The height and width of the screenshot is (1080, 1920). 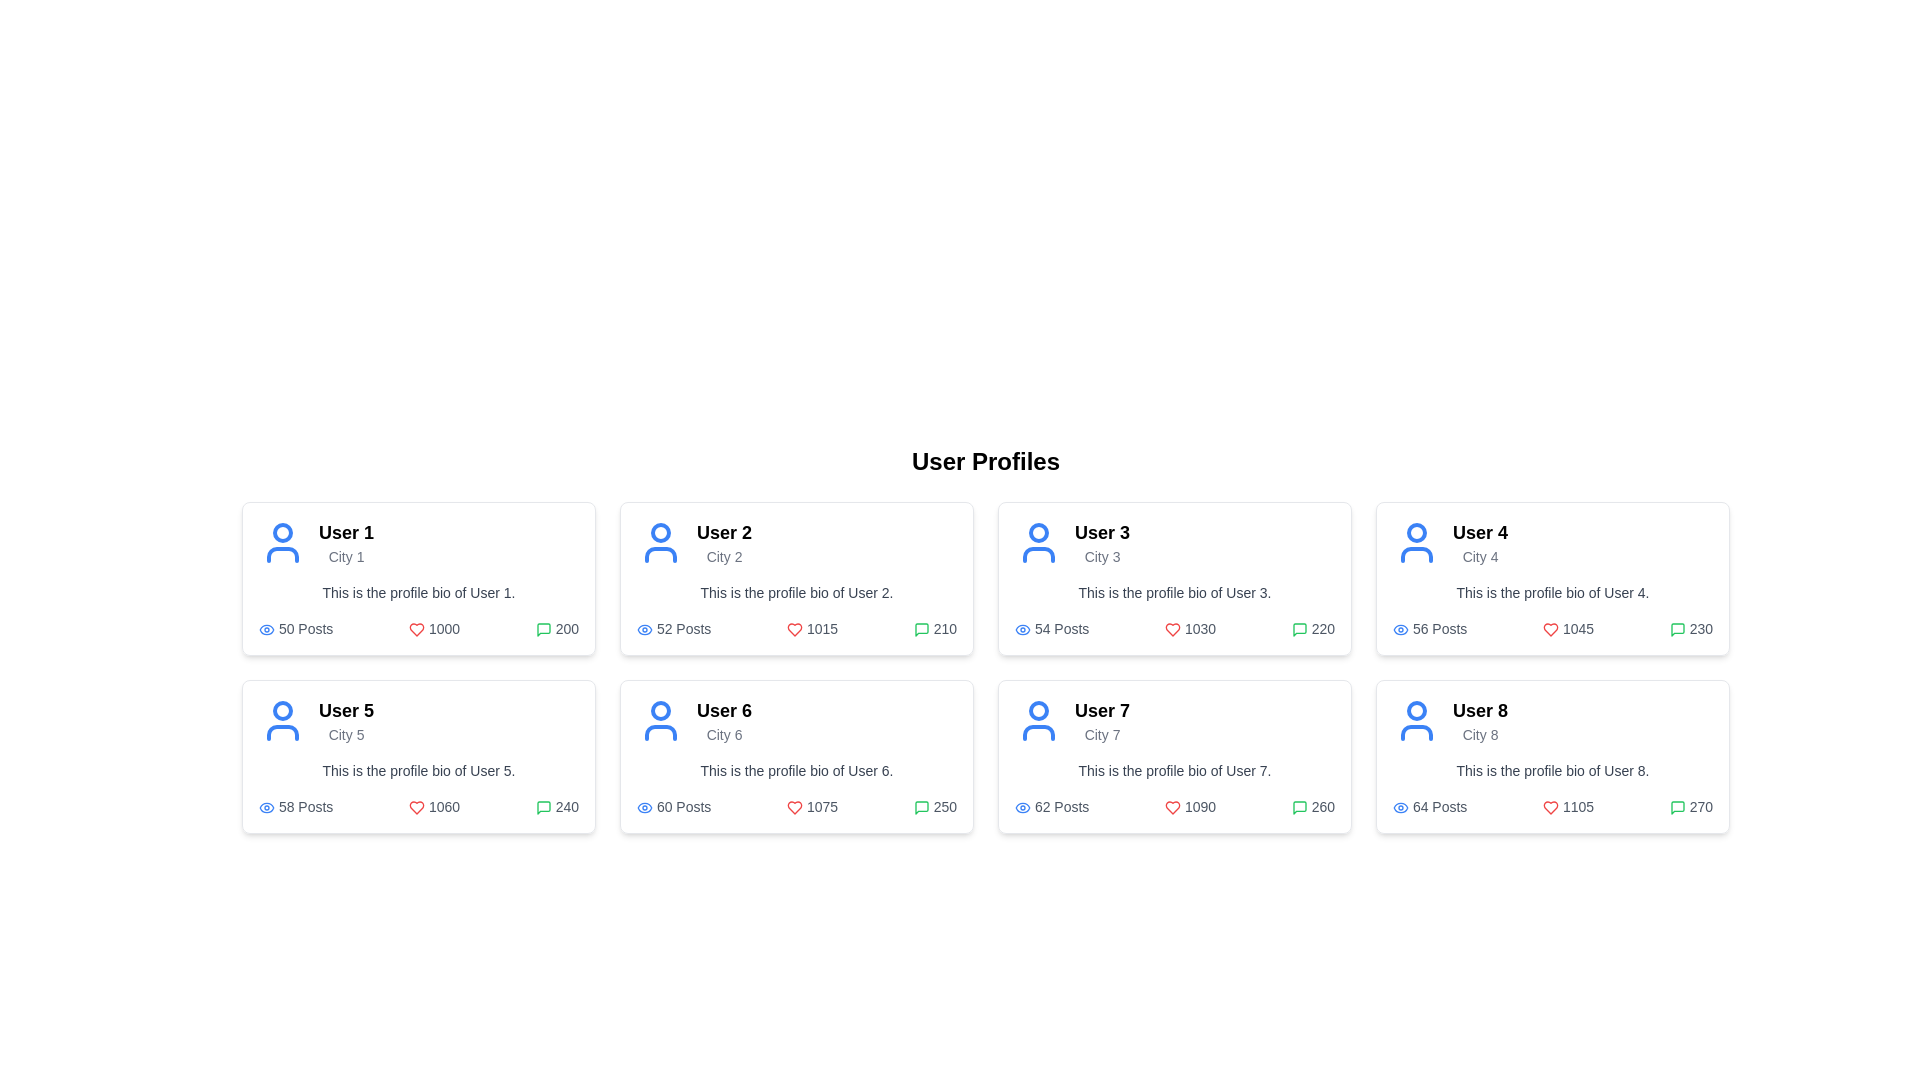 What do you see at coordinates (1690, 805) in the screenshot?
I see `the text displaying the number '270' in gray font, accompanied by a green comment icon in the bottom-right corner of the user profile card for 'User 8'` at bounding box center [1690, 805].